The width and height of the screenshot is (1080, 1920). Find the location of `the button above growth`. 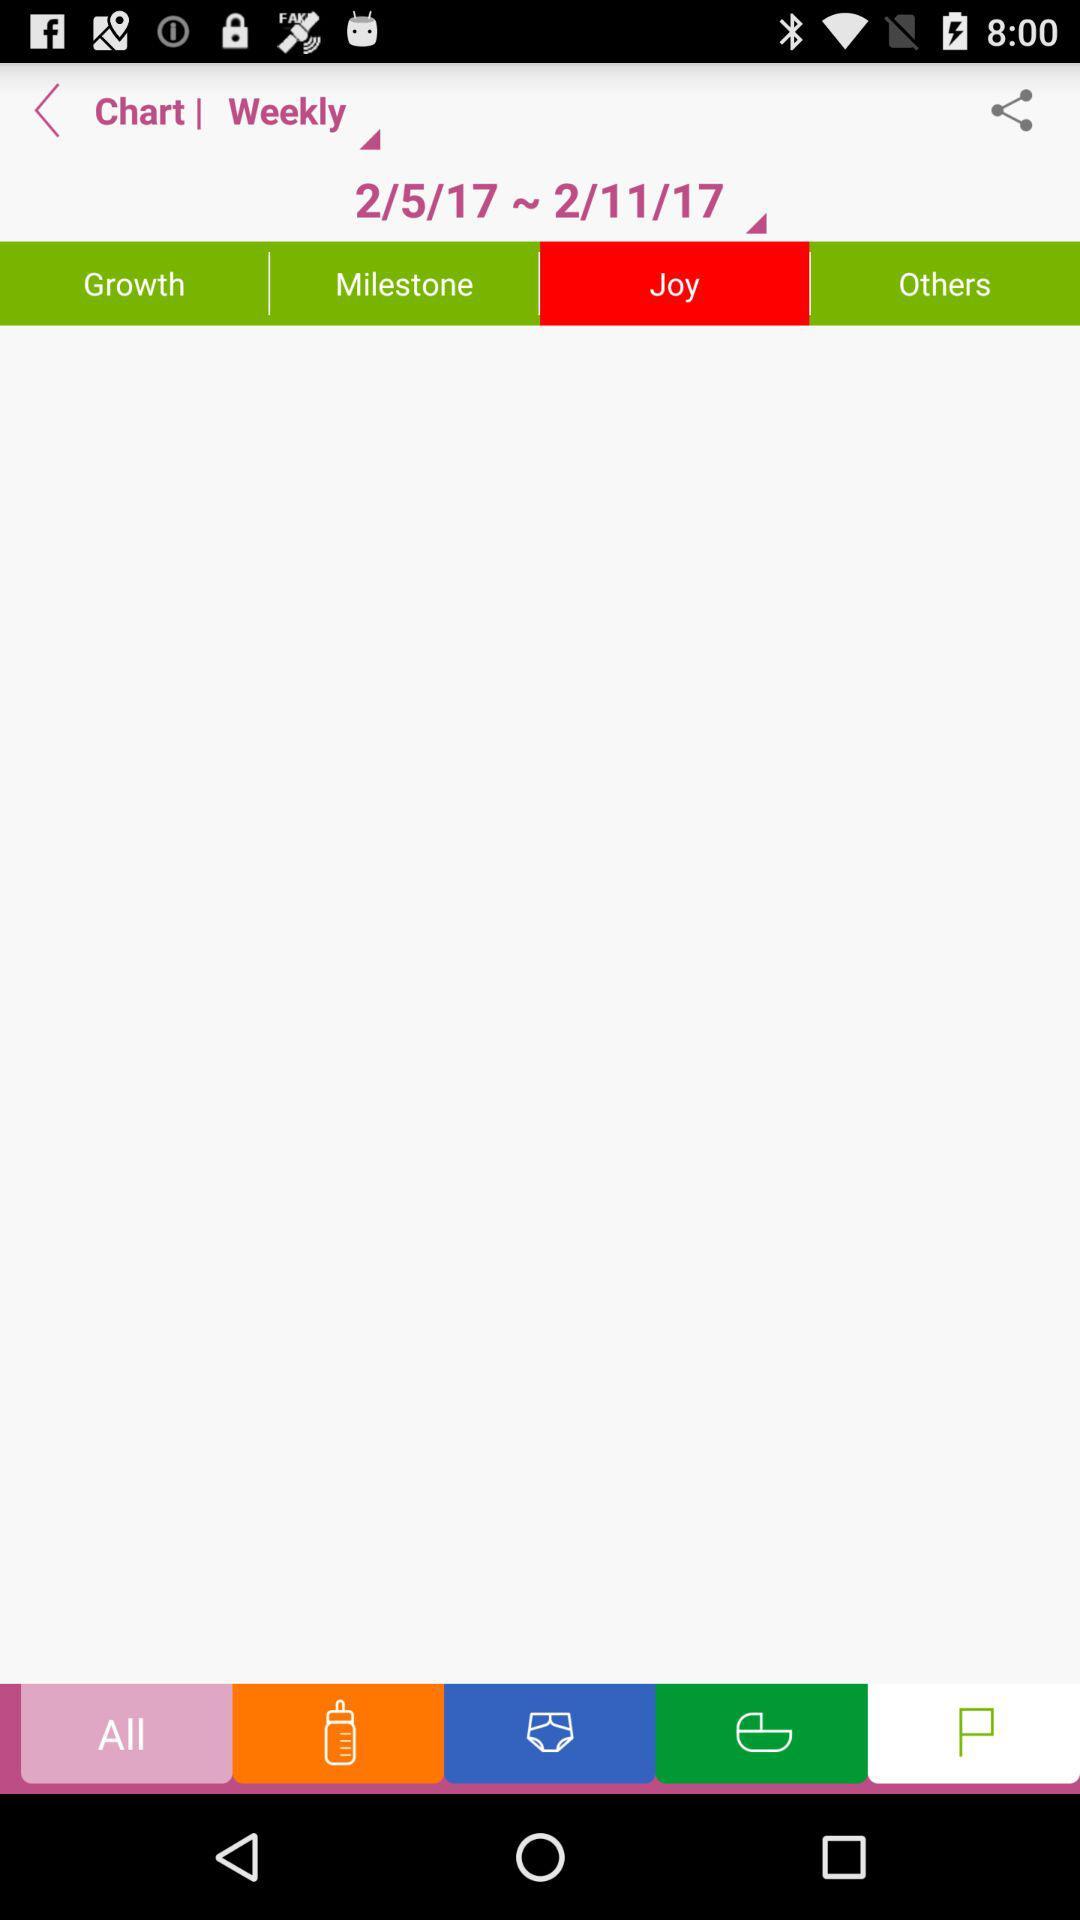

the button above growth is located at coordinates (46, 109).